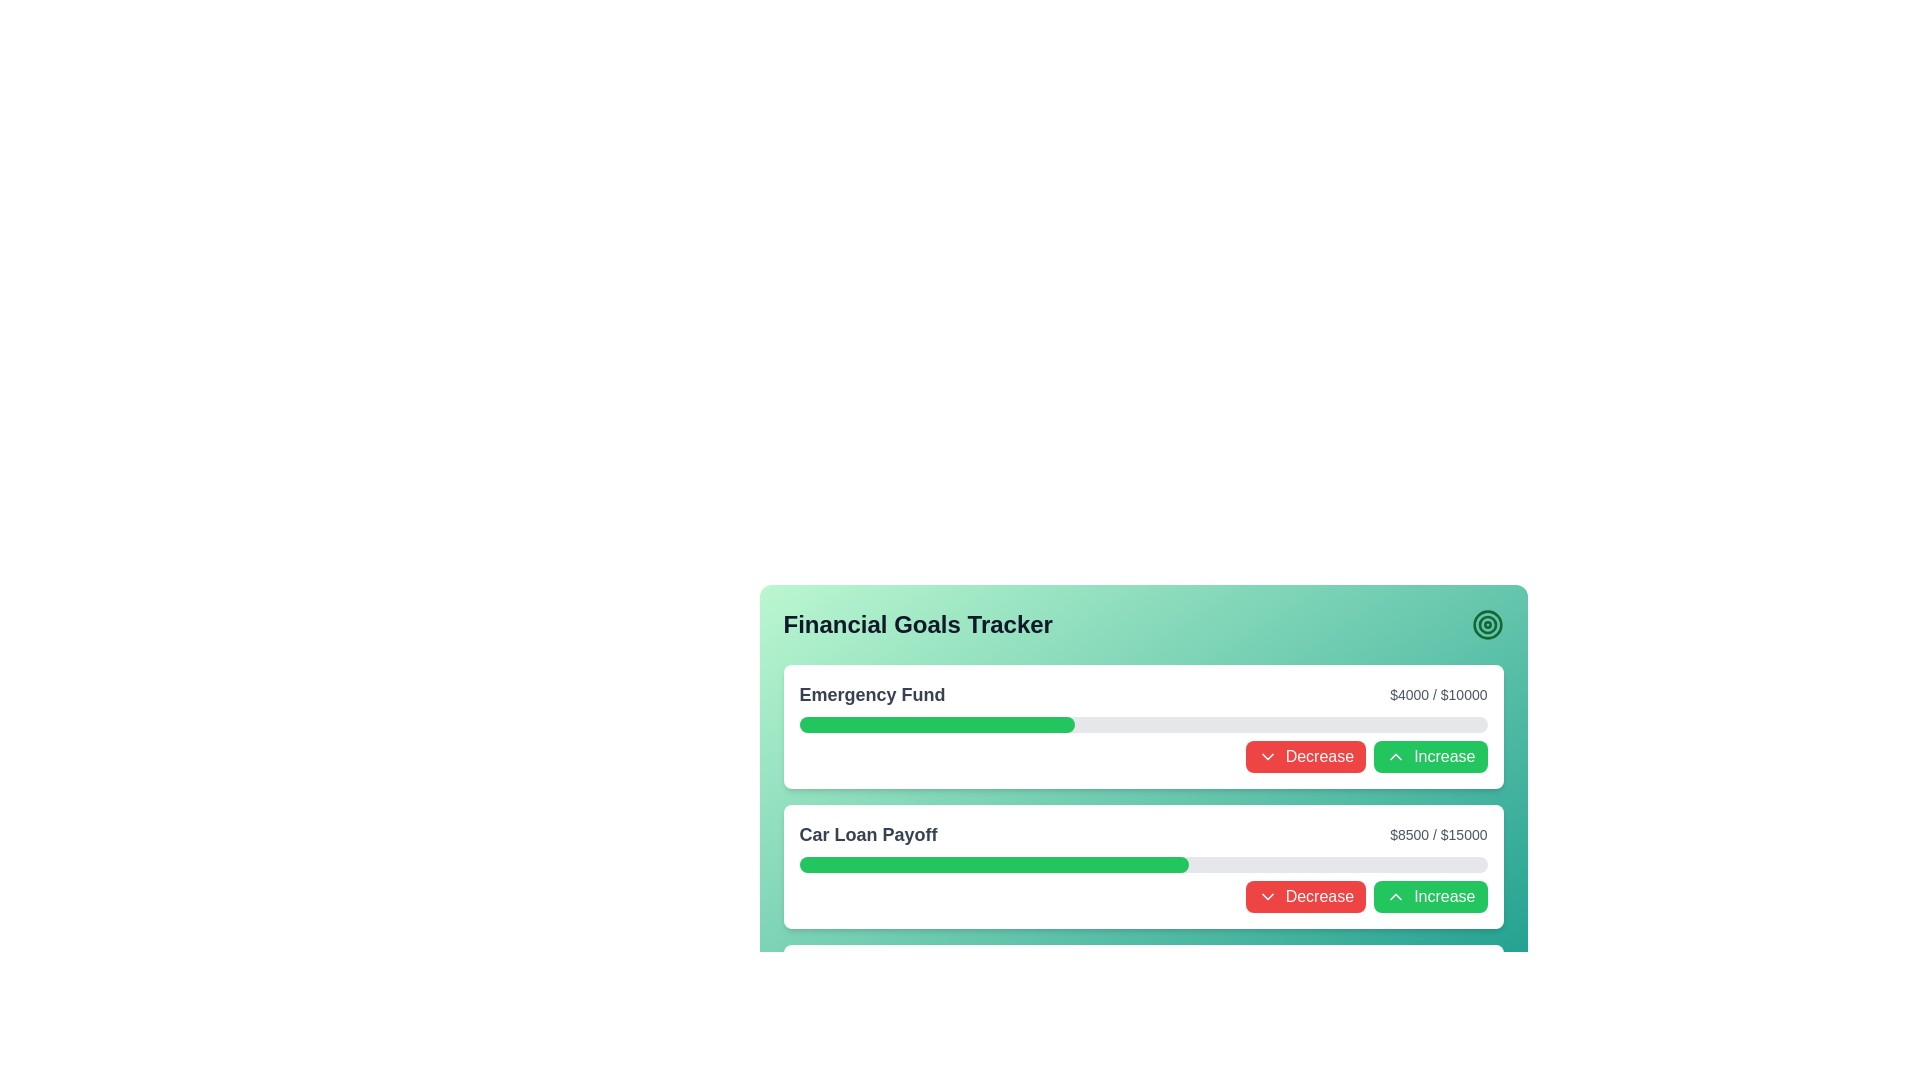  I want to click on the small downwards-pointing chevron icon located to the left of the 'Decrease' button with a red background and white text, so click(1266, 756).